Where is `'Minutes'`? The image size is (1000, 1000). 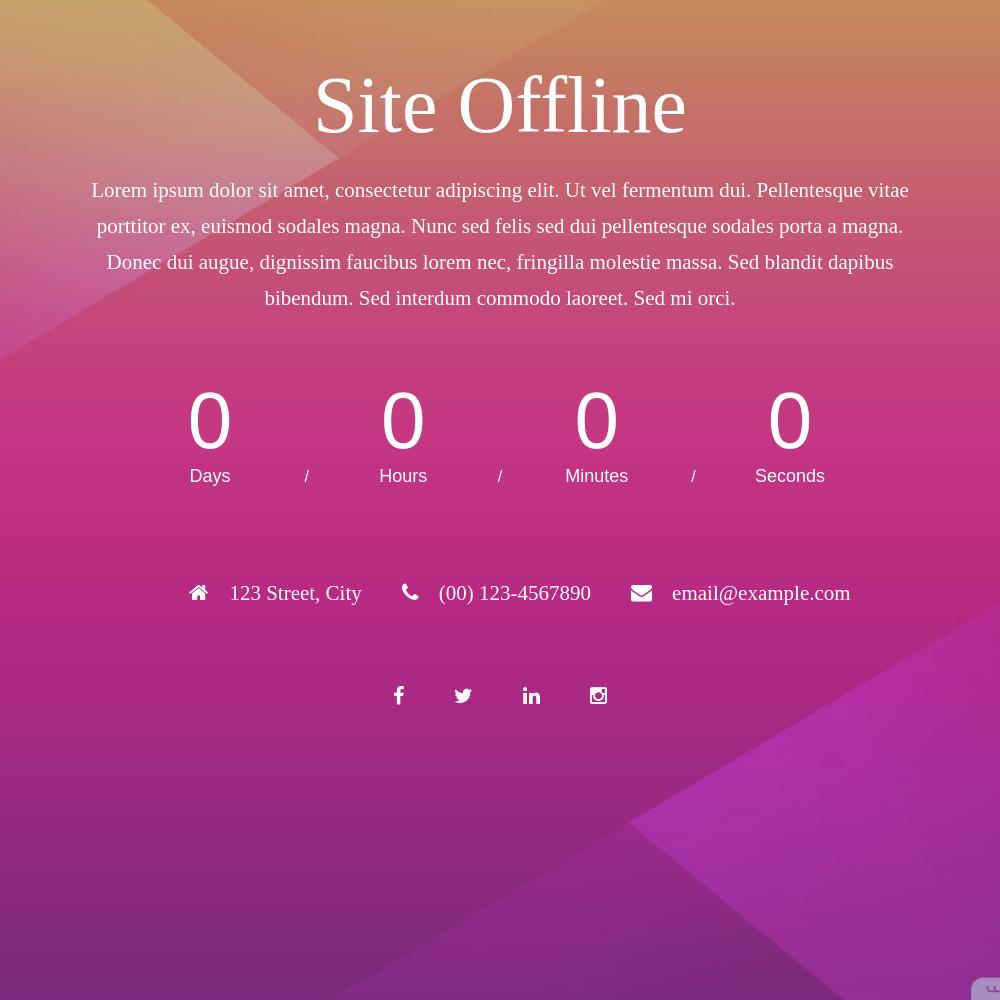
'Minutes' is located at coordinates (564, 475).